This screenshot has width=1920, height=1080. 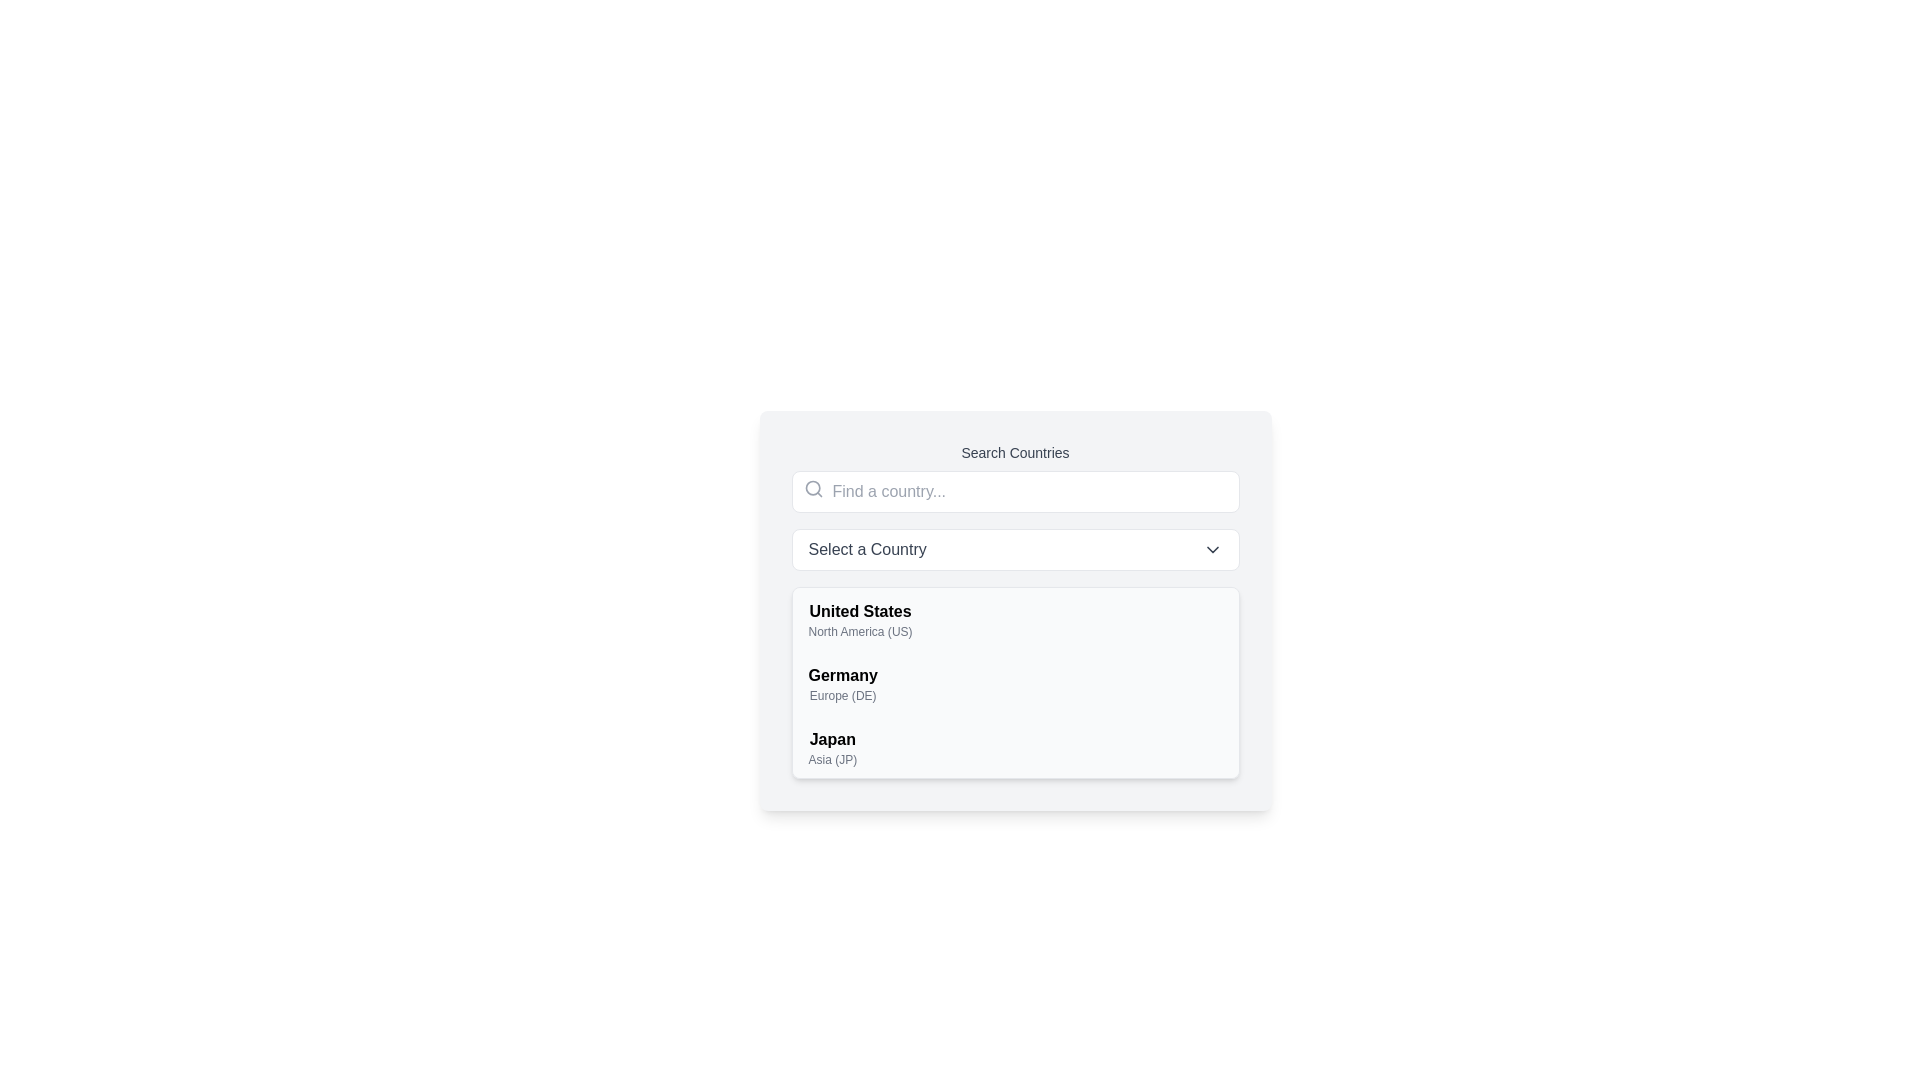 What do you see at coordinates (1211, 550) in the screenshot?
I see `the chevron icon located inside the dropdown field labeled 'Select a Country'` at bounding box center [1211, 550].